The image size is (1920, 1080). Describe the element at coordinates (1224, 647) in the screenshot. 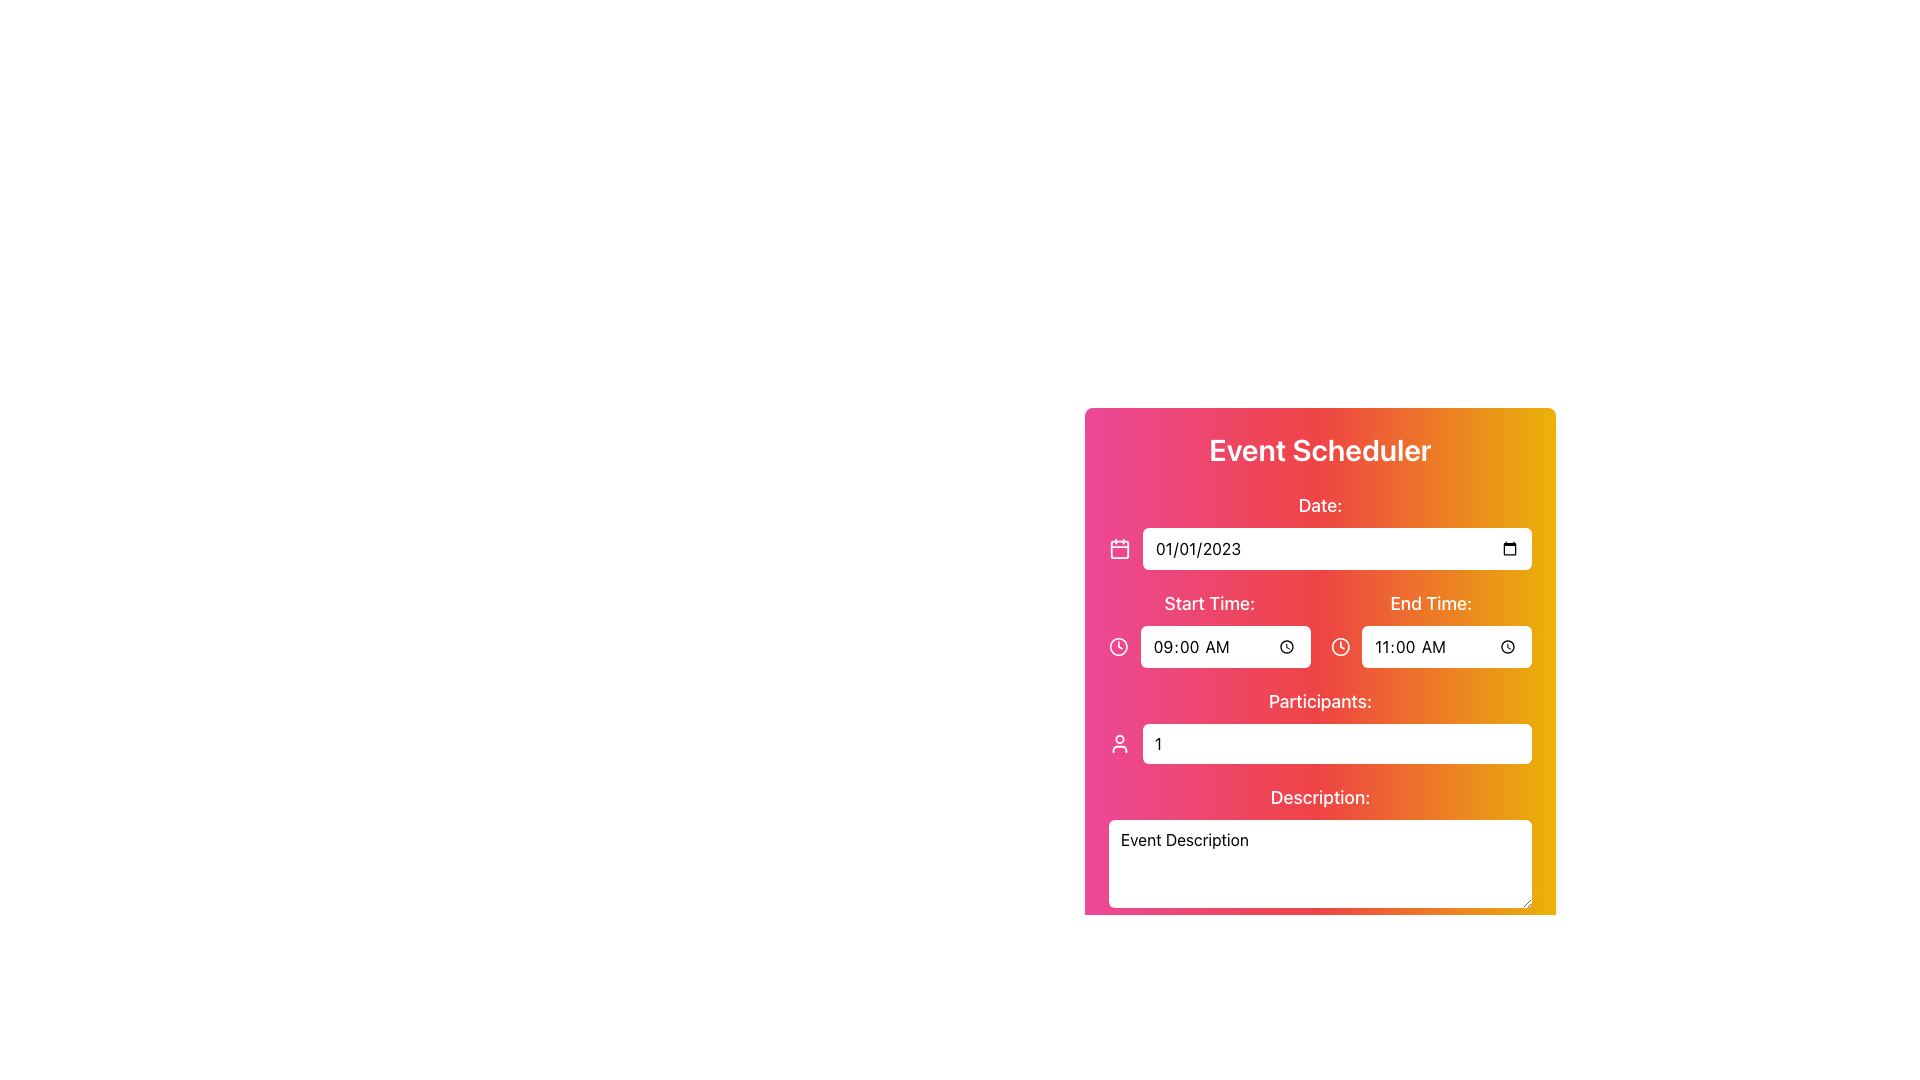

I see `the Time picker input field associated with the 'Start Time' label` at that location.